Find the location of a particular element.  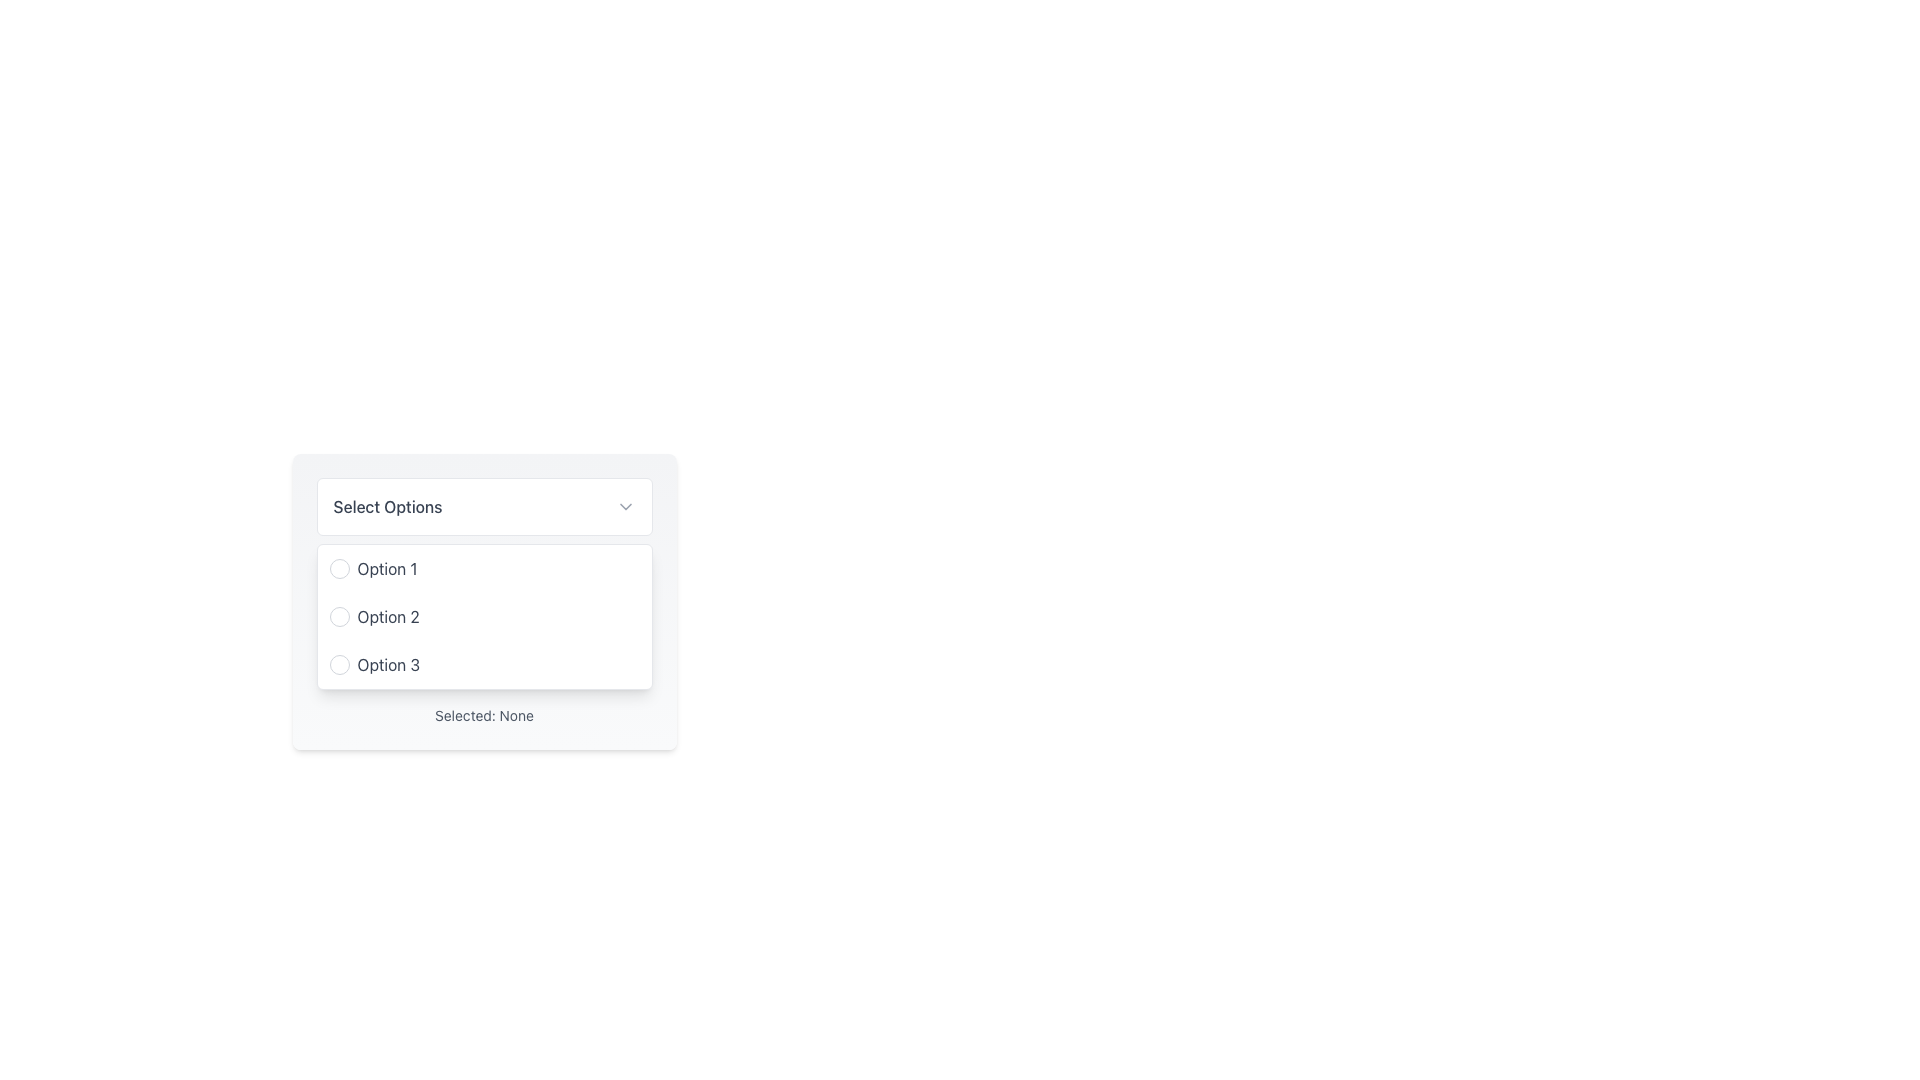

the dropdown menu displaying radio button options is located at coordinates (484, 616).